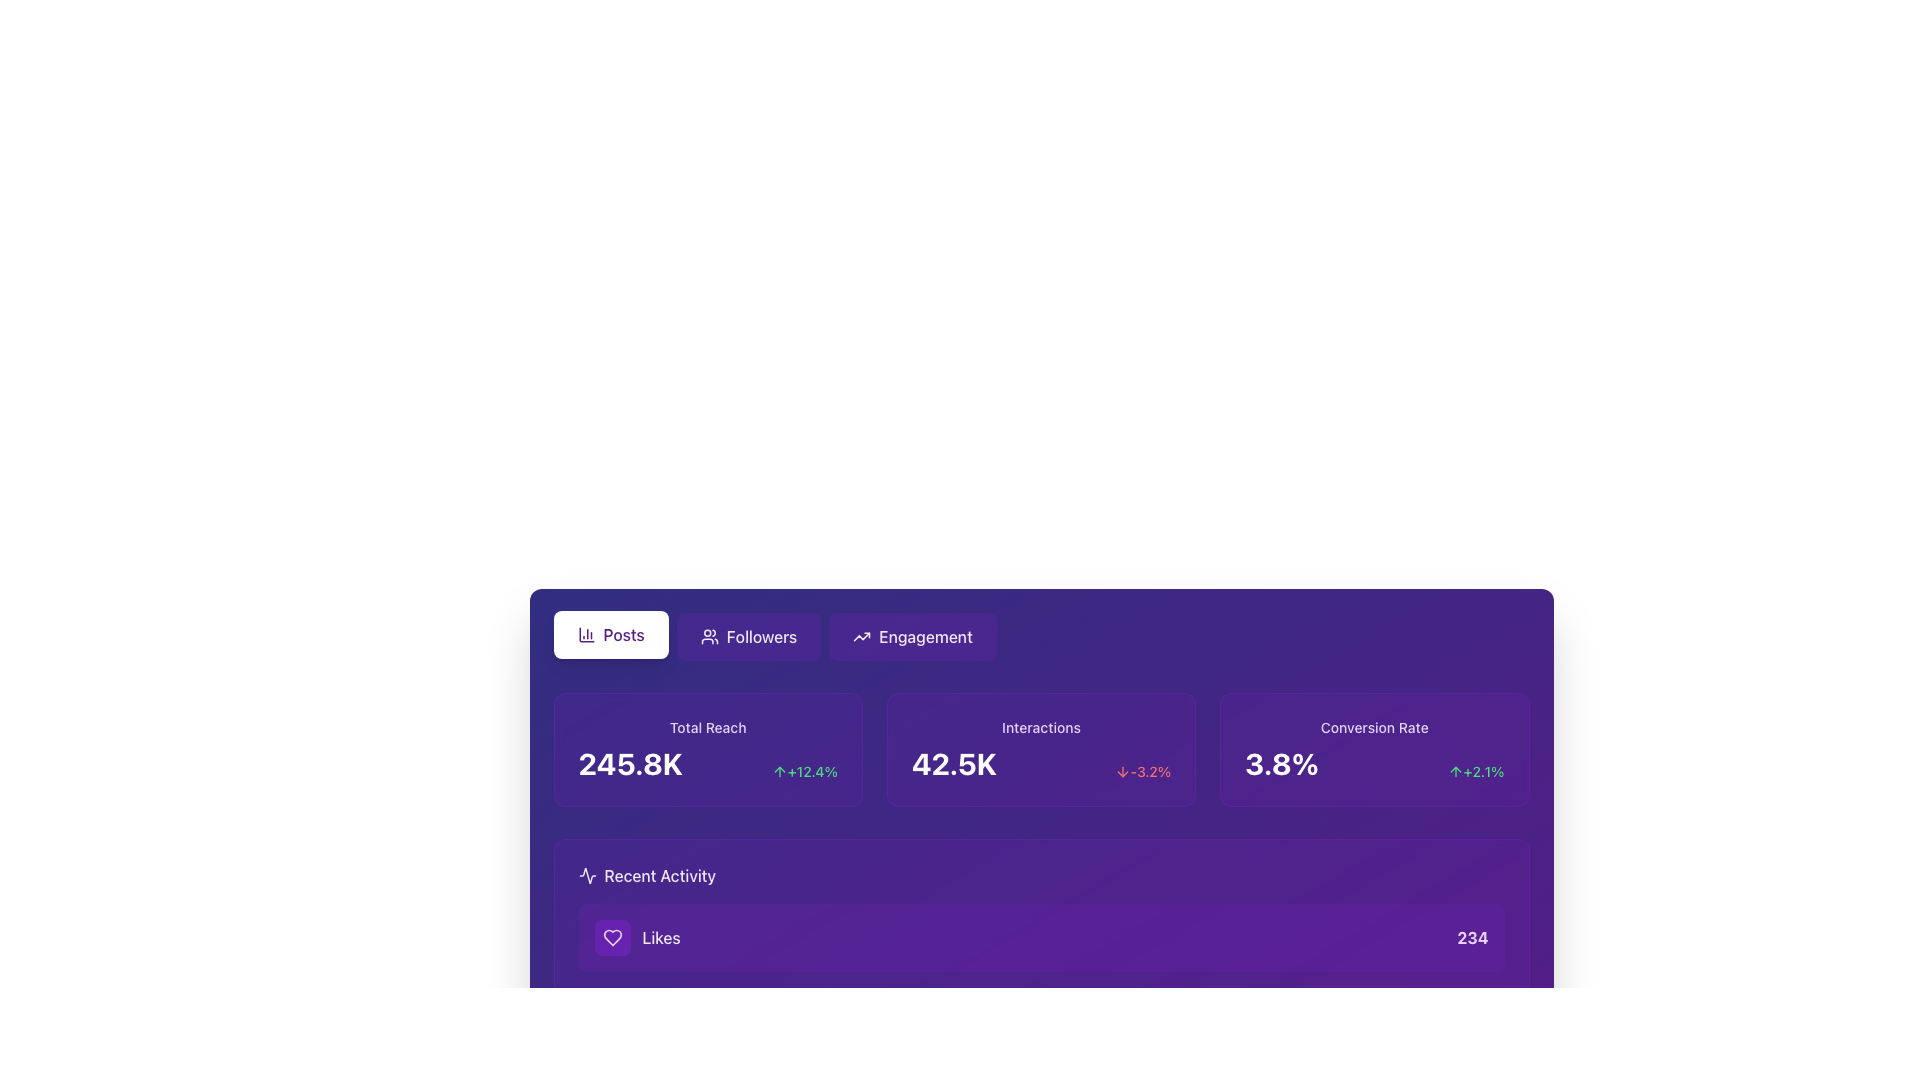 This screenshot has height=1080, width=1920. Describe the element at coordinates (611, 937) in the screenshot. I see `the heart icon with a hollow outline and a soft purple tint located inside a rounded square purple background in the 'Recent Activity' section labeled 'Likes'` at that location.